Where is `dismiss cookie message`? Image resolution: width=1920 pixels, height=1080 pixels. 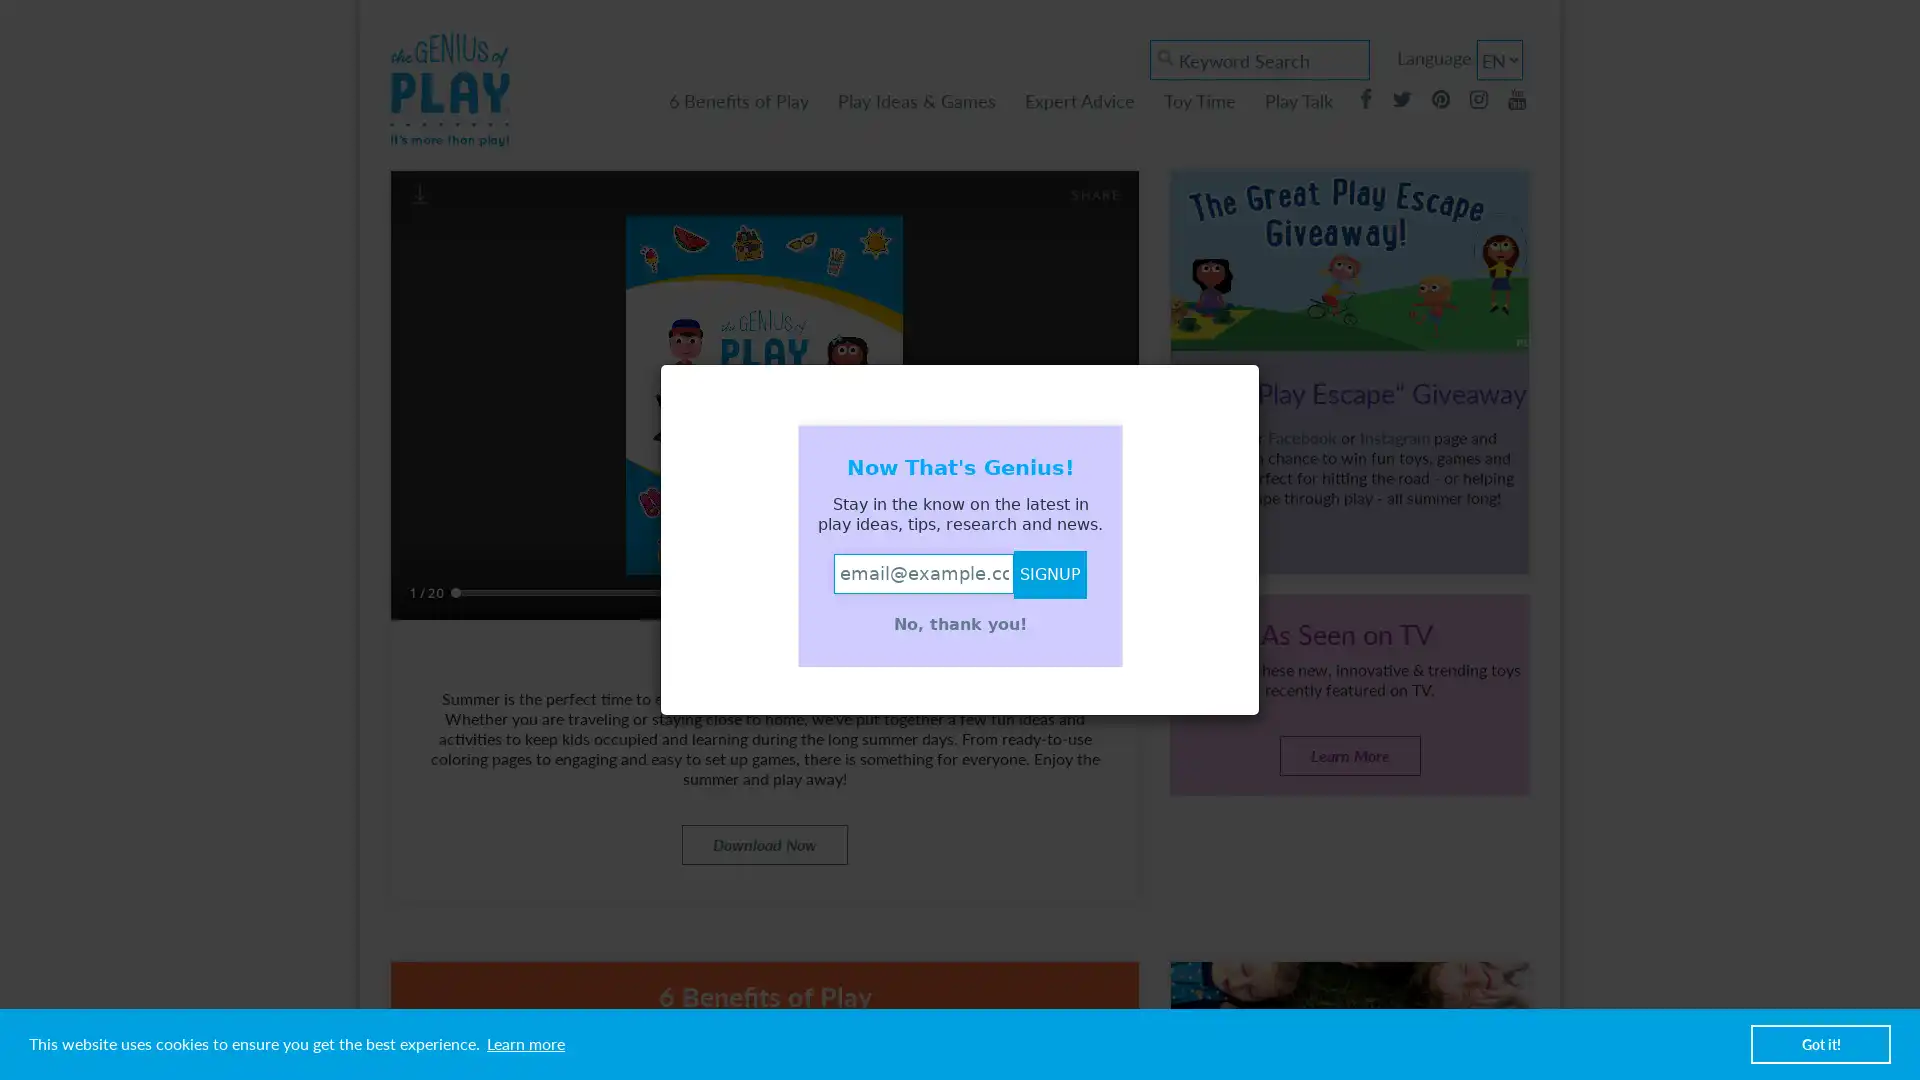
dismiss cookie message is located at coordinates (1820, 1043).